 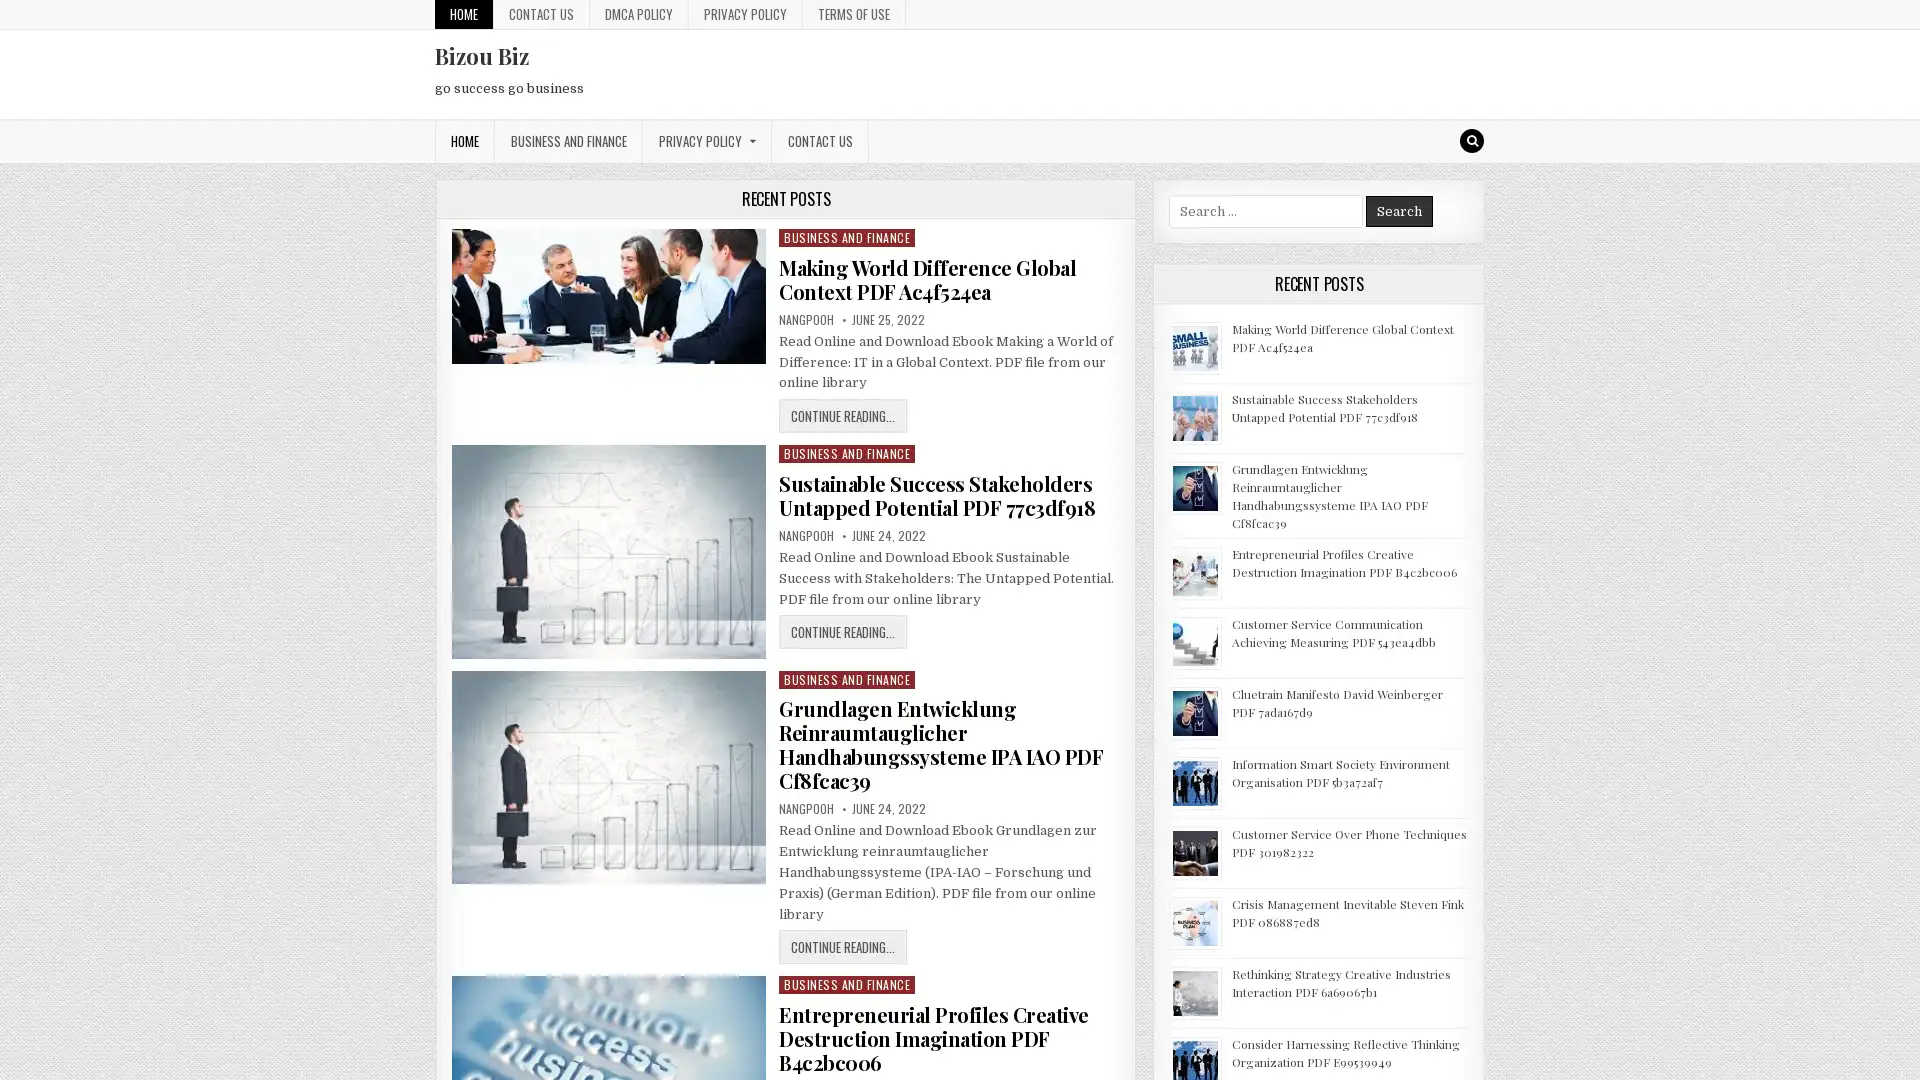 What do you see at coordinates (1398, 211) in the screenshot?
I see `Search` at bounding box center [1398, 211].